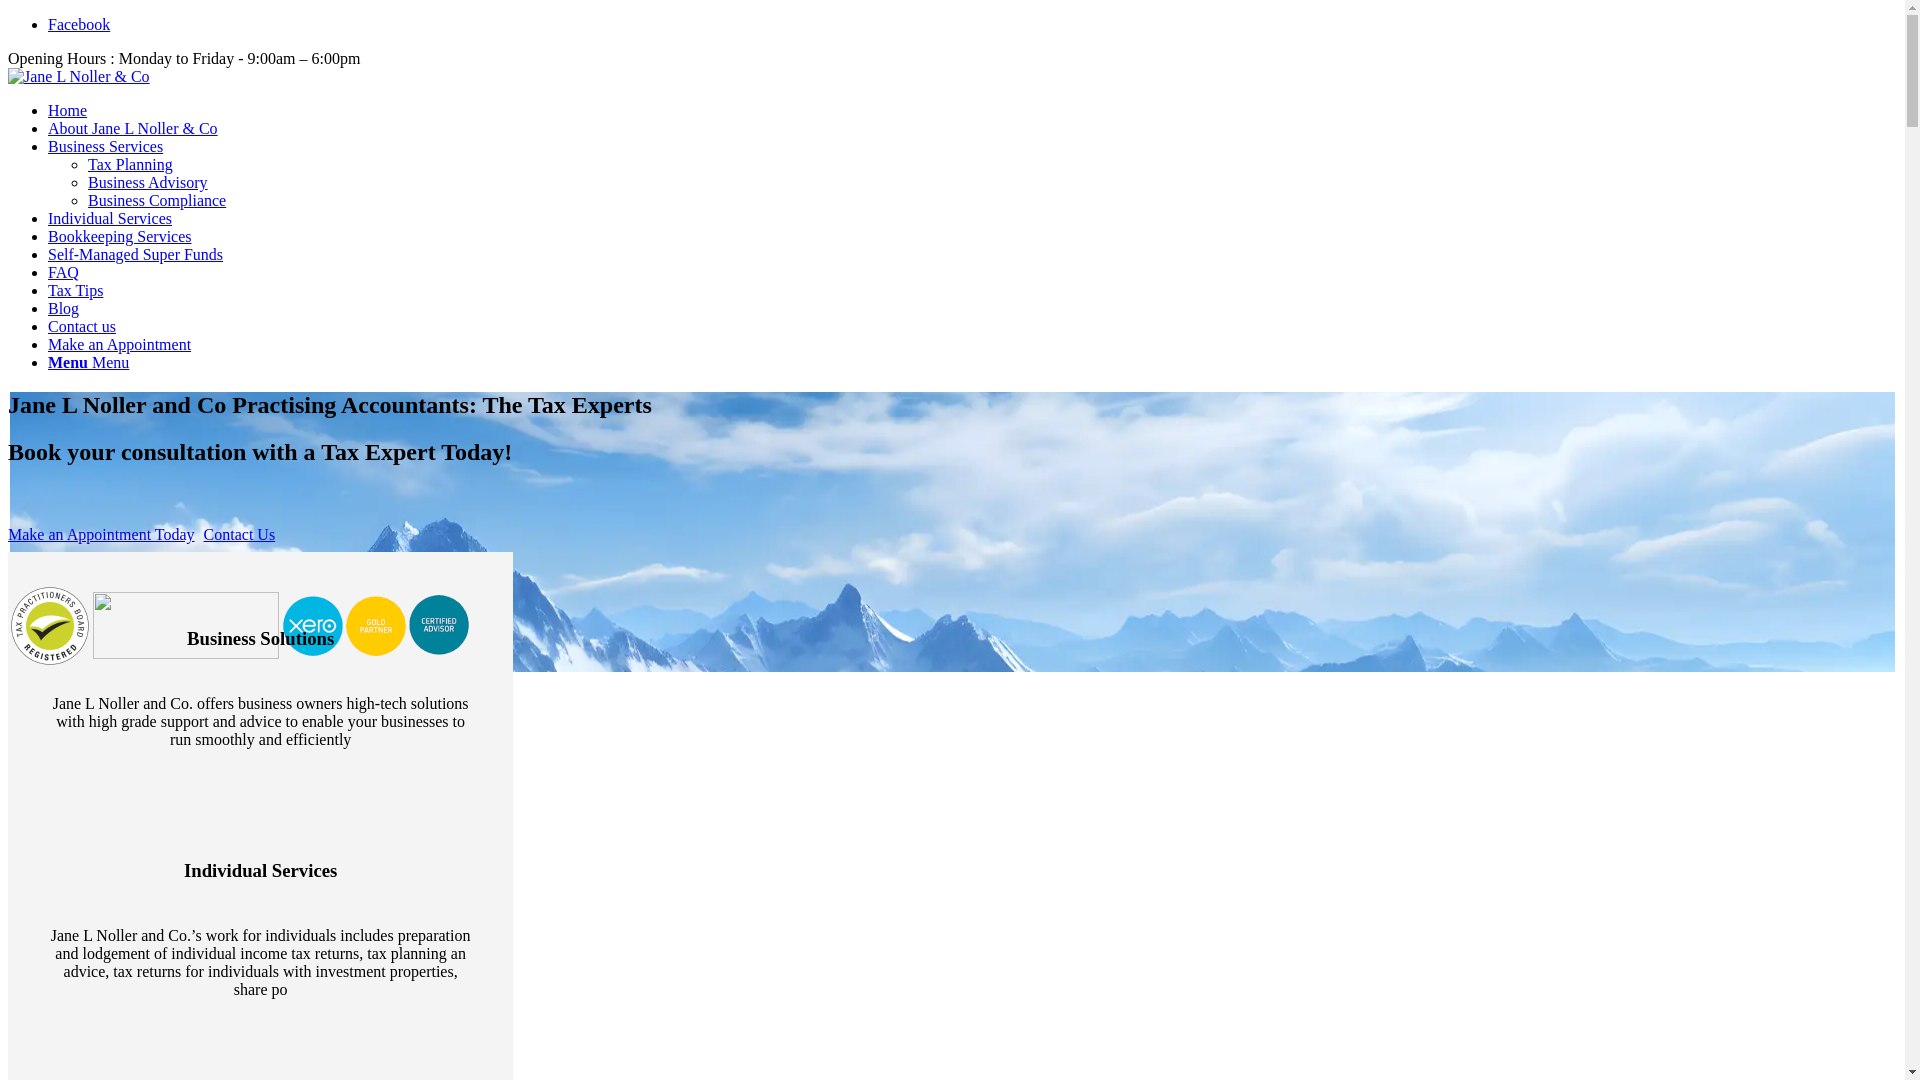  What do you see at coordinates (67, 110) in the screenshot?
I see `'Home'` at bounding box center [67, 110].